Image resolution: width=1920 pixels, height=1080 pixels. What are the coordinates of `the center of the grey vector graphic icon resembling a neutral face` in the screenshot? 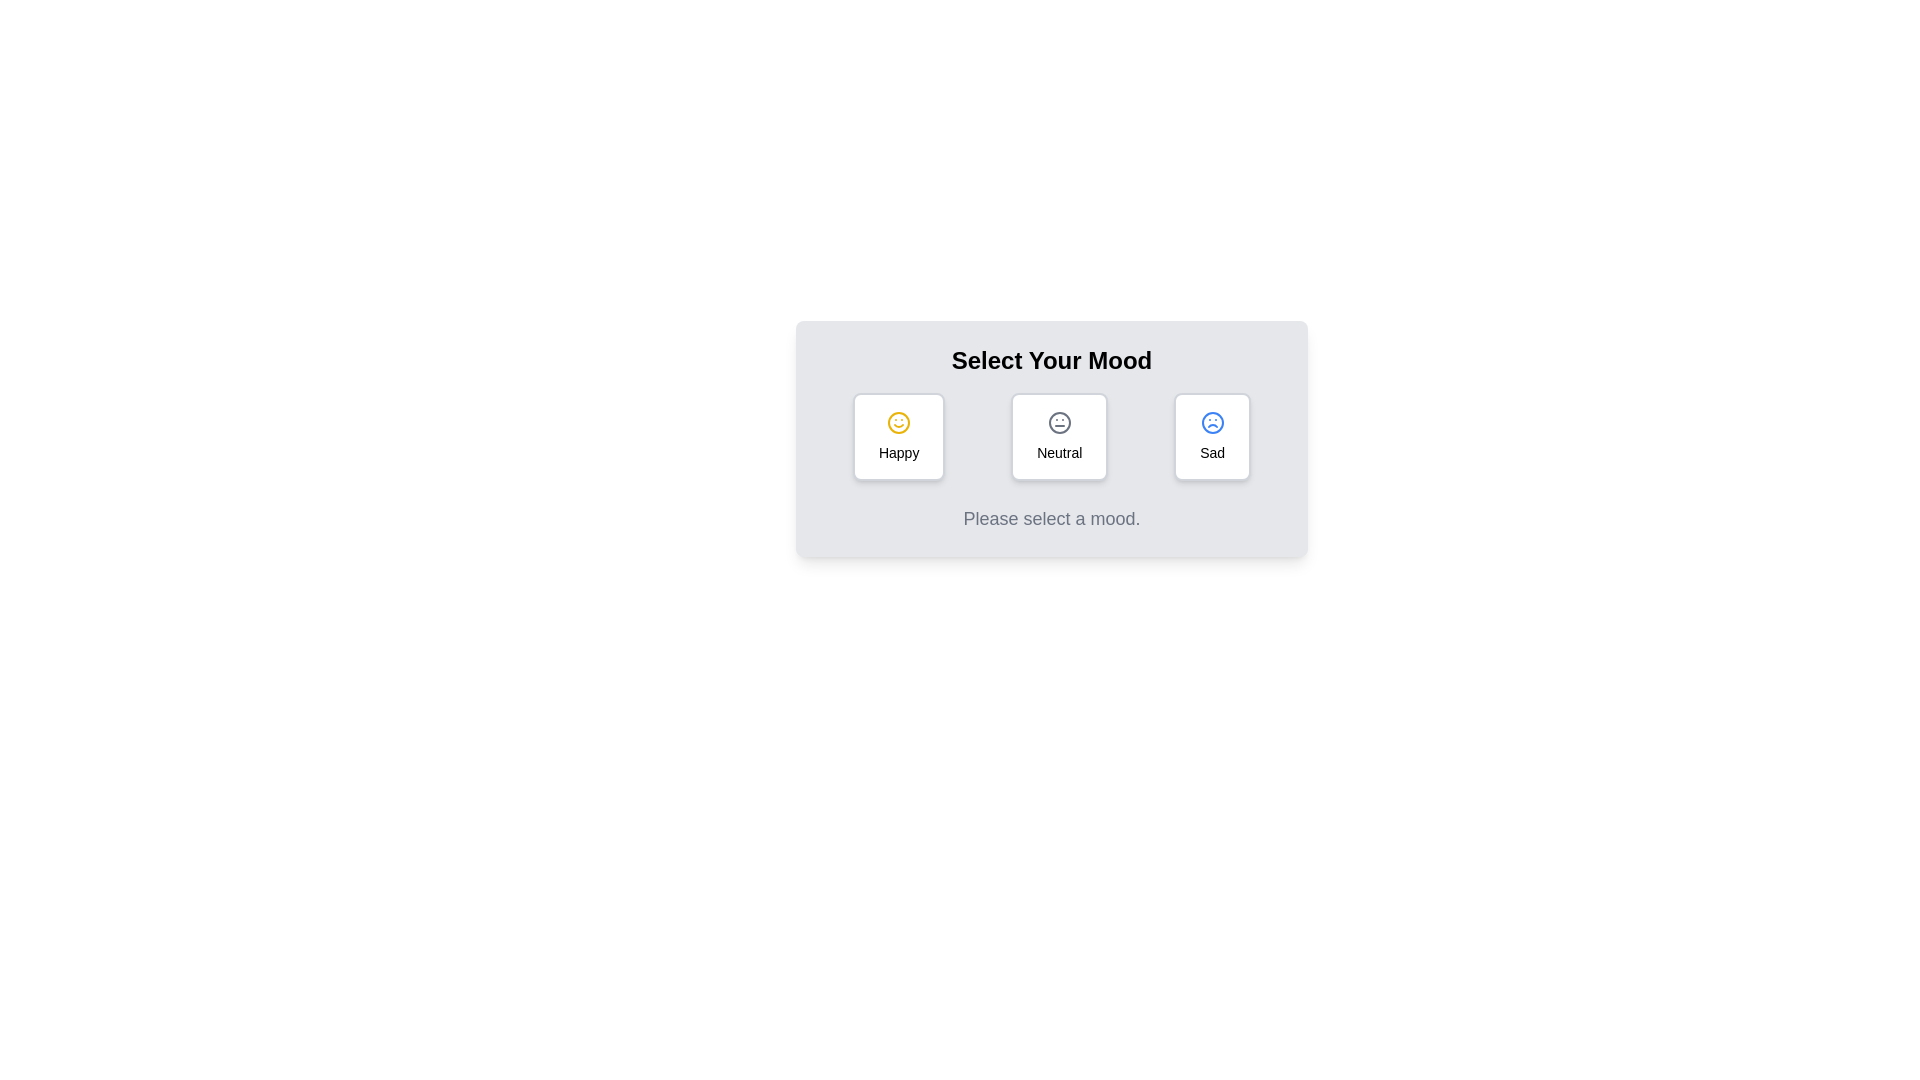 It's located at (1058, 422).